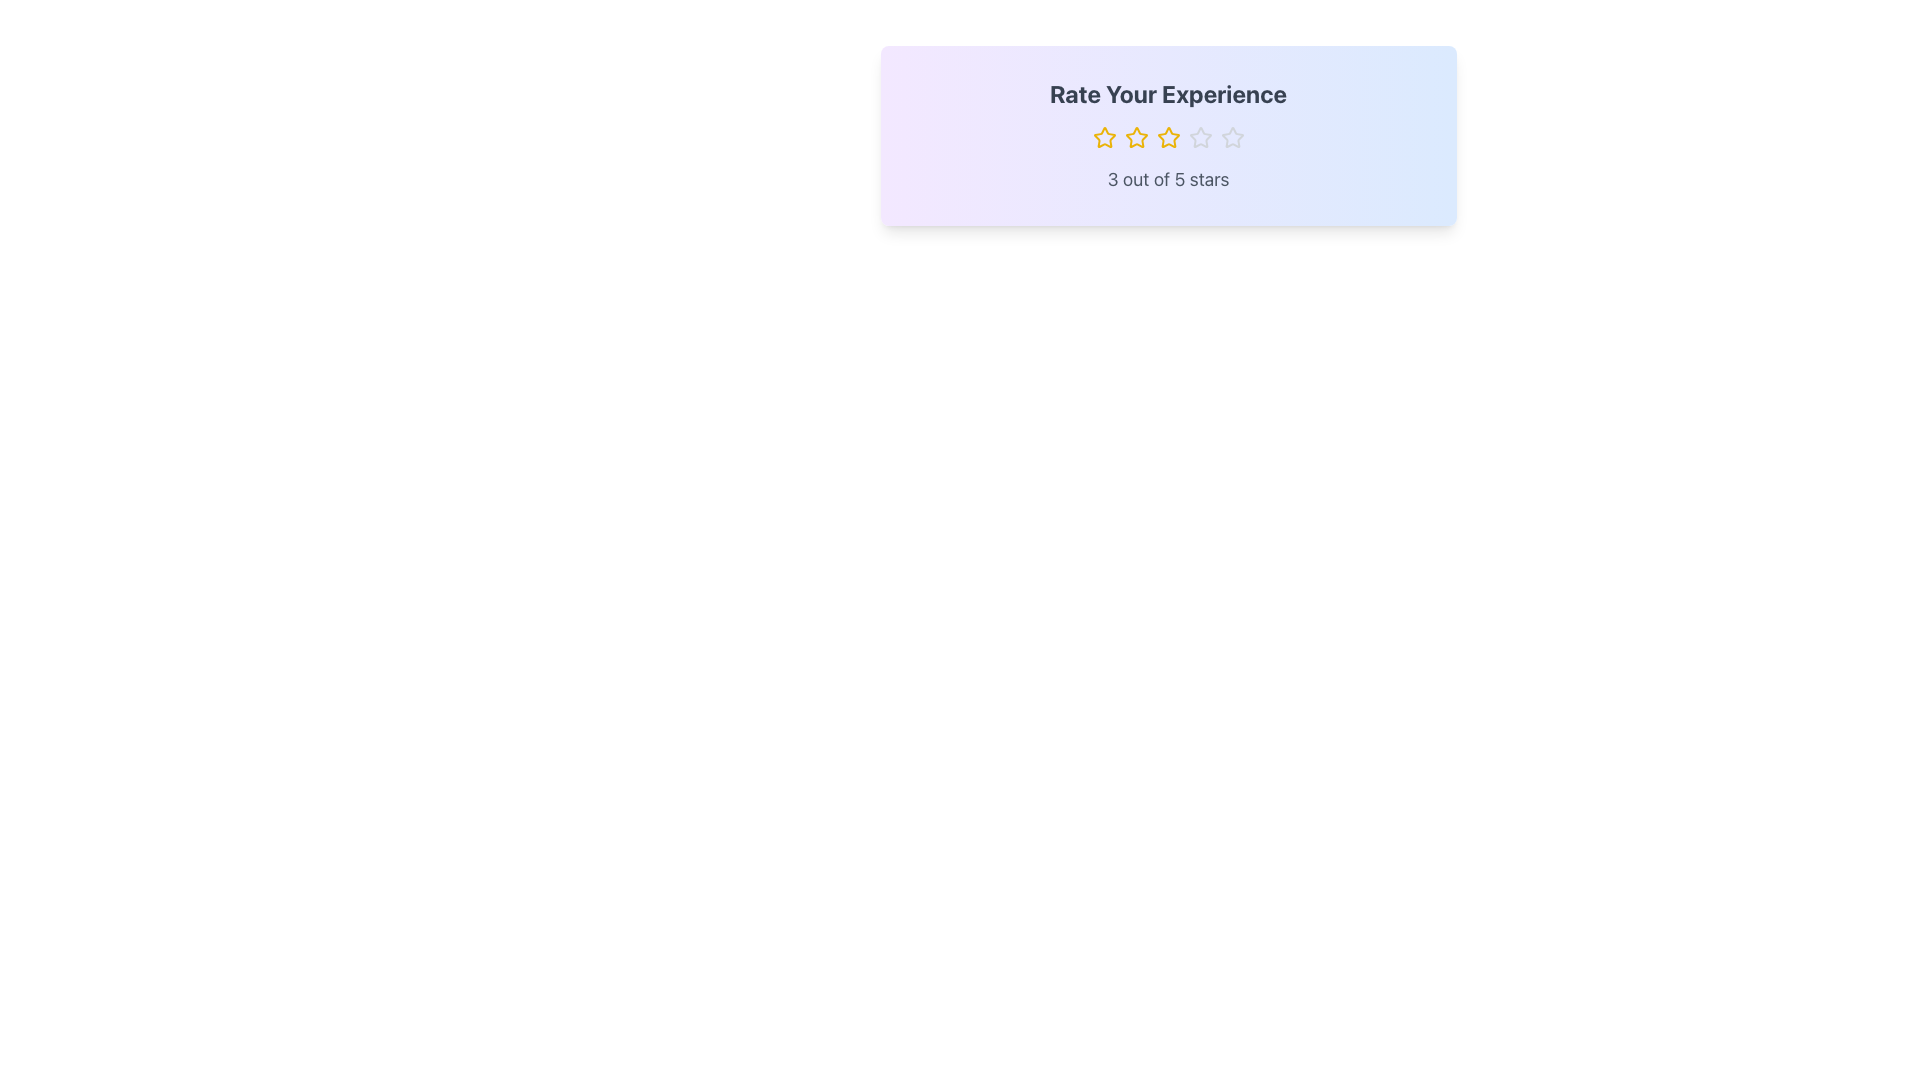 Image resolution: width=1920 pixels, height=1080 pixels. I want to click on the golden five-pointed star icon with a hollow middle, so click(1103, 137).